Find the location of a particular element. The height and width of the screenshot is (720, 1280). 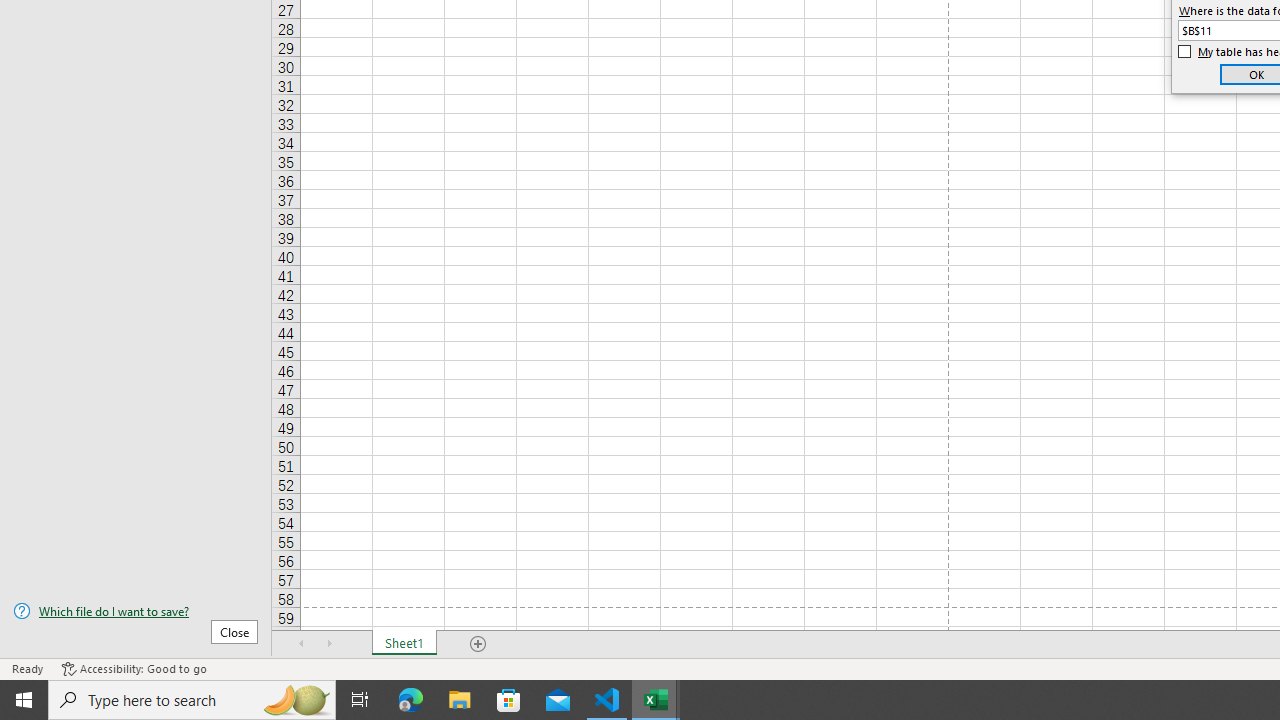

'Accessibility Checker Accessibility: Good to go' is located at coordinates (133, 669).